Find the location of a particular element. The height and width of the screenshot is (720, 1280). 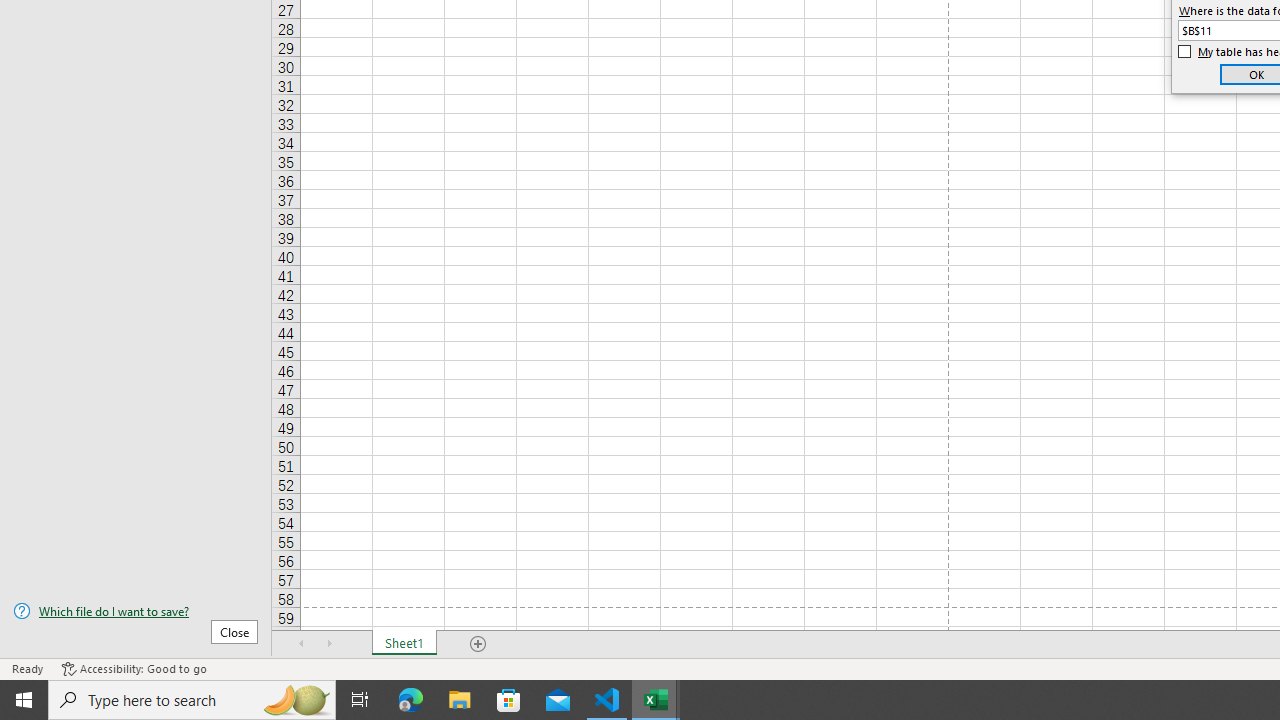

'Accessibility Checker Accessibility: Good to go' is located at coordinates (133, 669).